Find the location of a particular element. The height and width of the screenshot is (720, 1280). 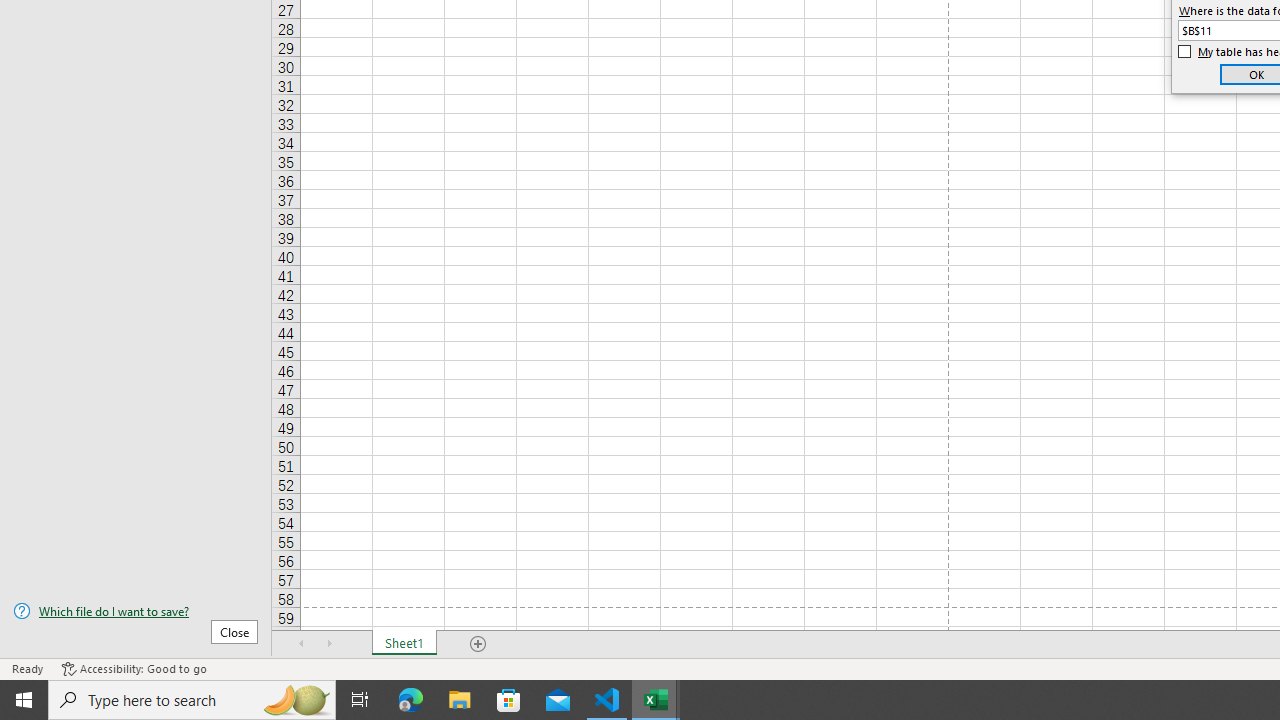

'Accessibility Checker Accessibility: Good to go' is located at coordinates (133, 669).